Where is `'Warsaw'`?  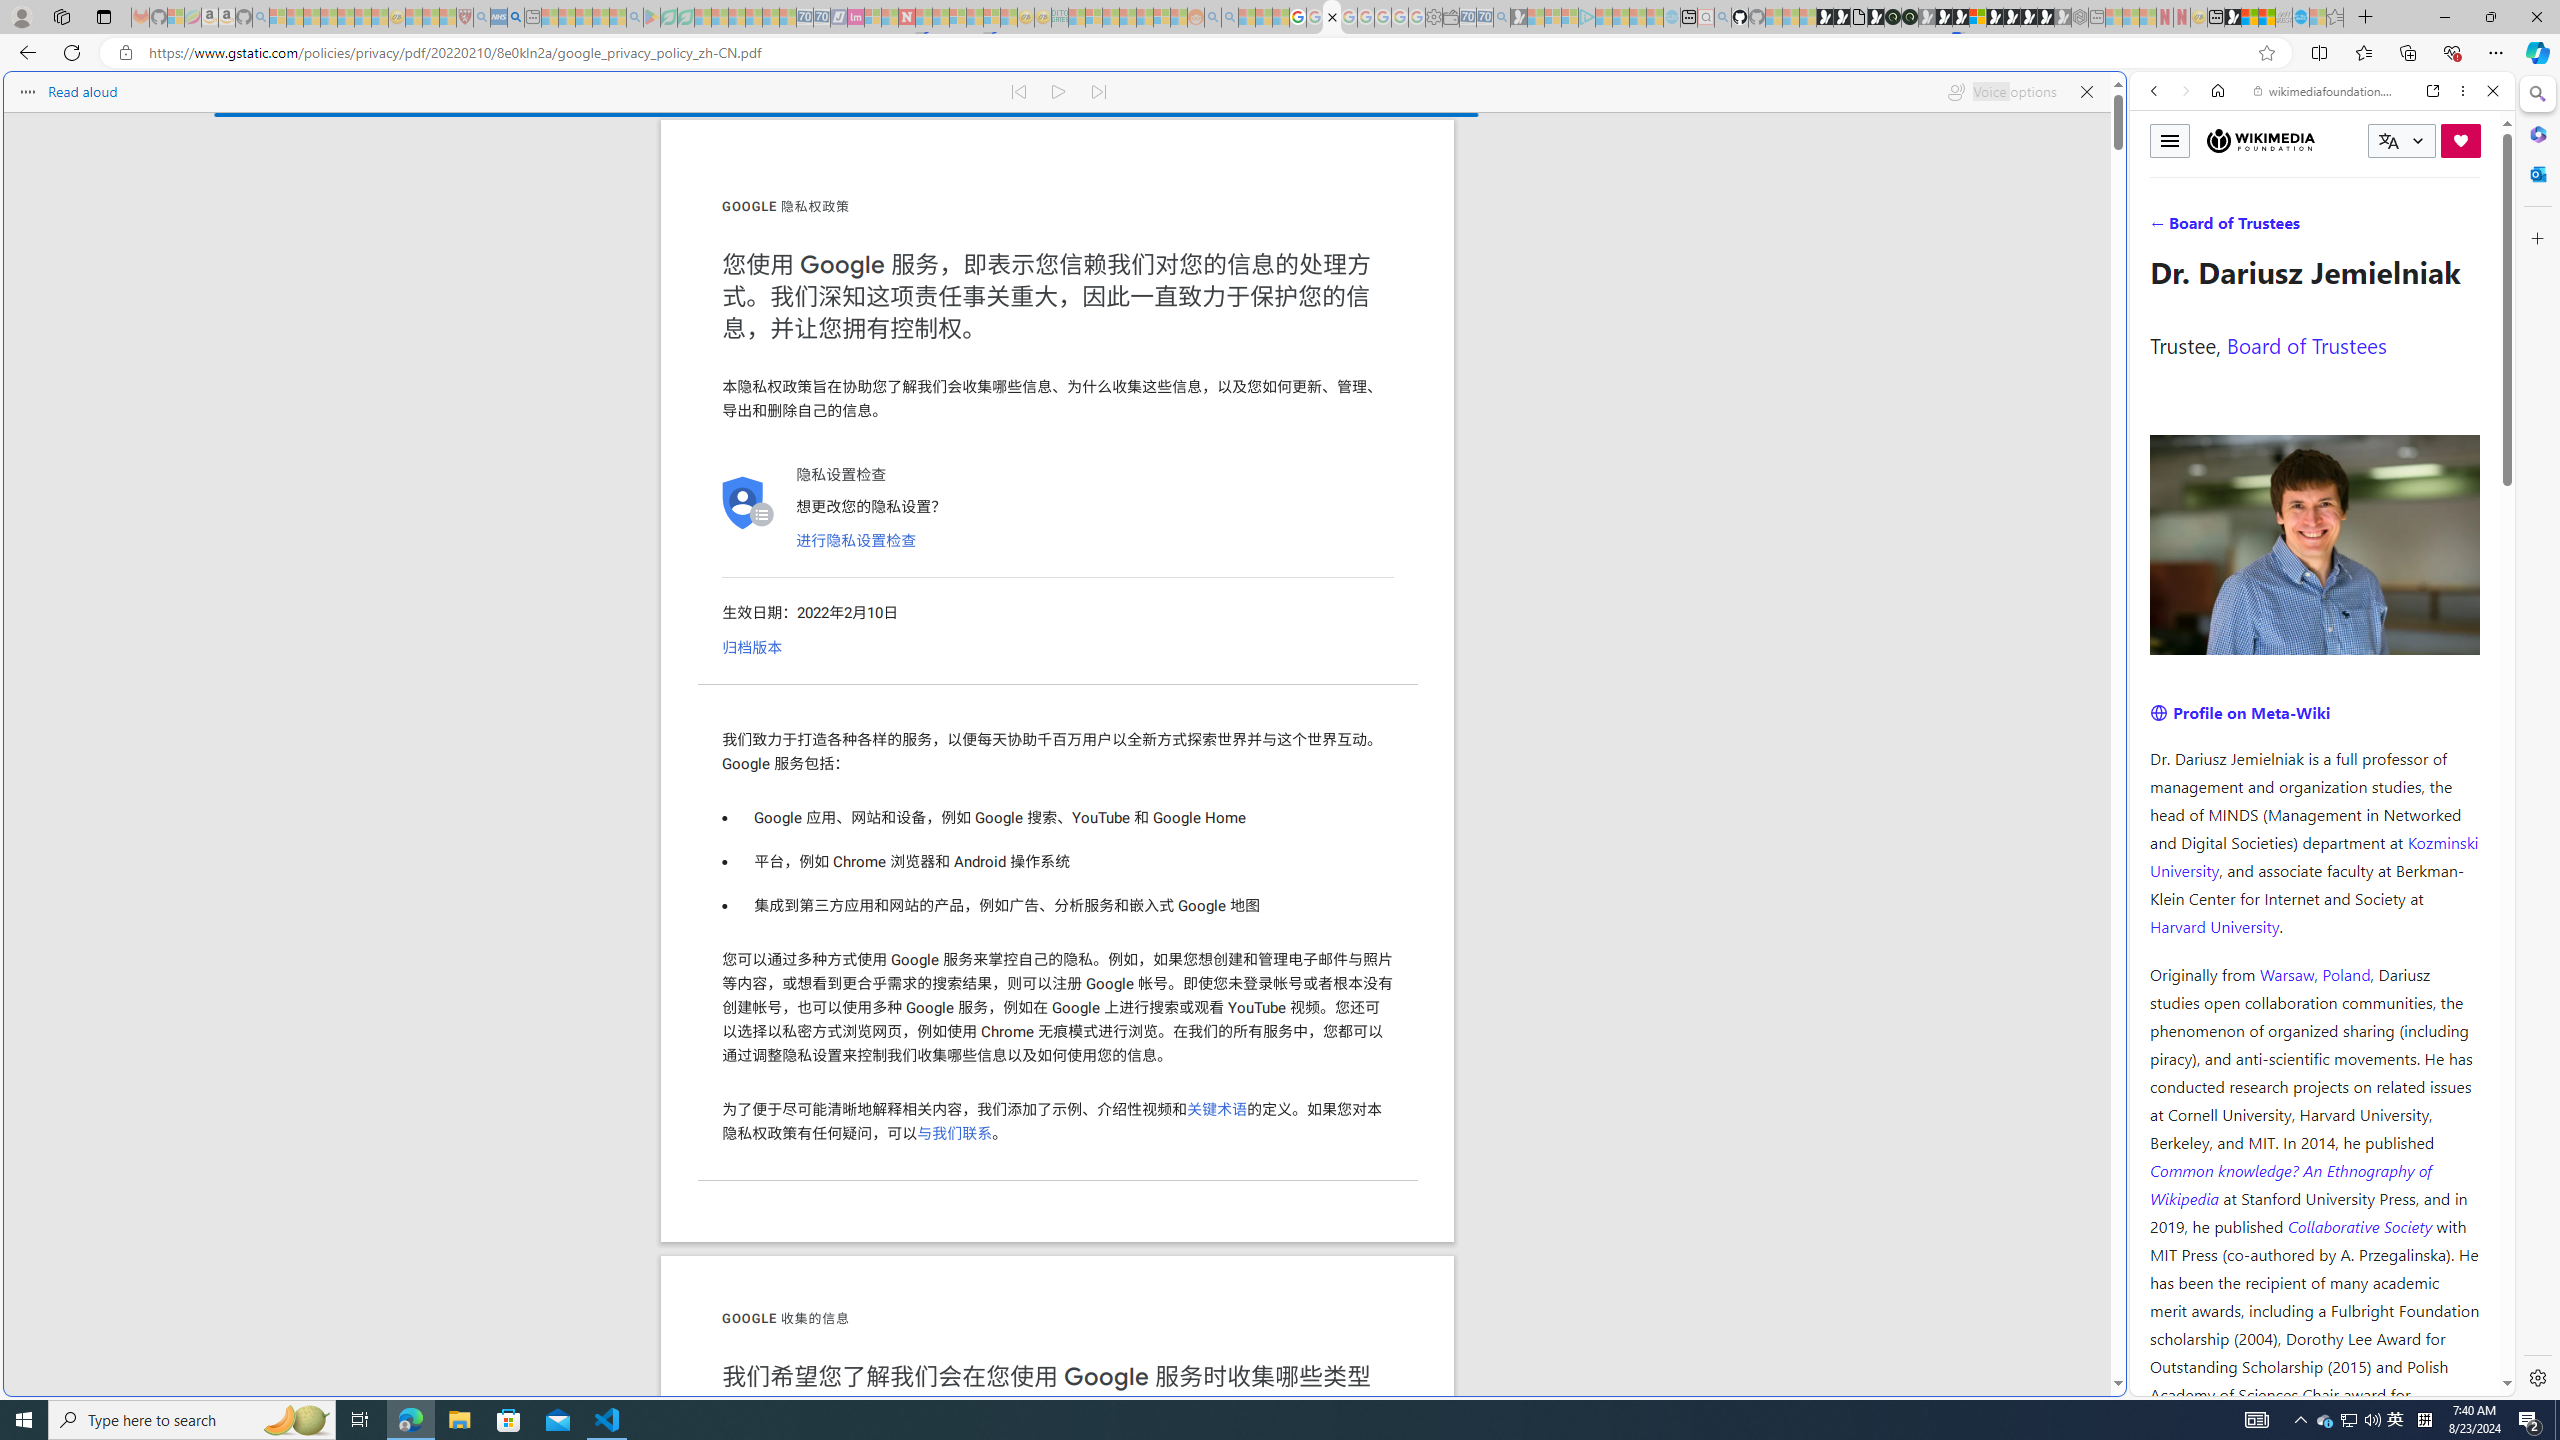
'Warsaw' is located at coordinates (2286, 973).